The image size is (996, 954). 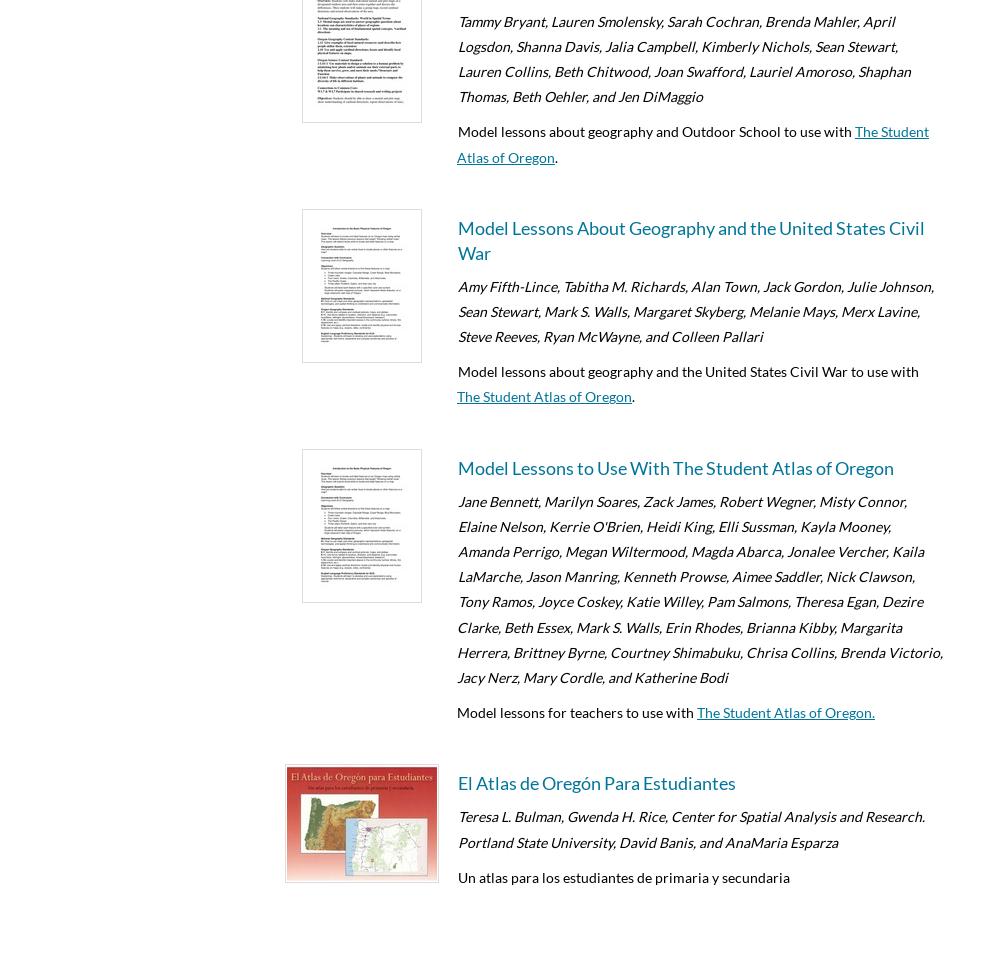 What do you see at coordinates (684, 57) in the screenshot?
I see `'Tammy Bryant, Lauren Smolensky, Sarah Cochran, Brenda Mahler, April Logsdon, Shanna Davis, Jalia Campbell, Kimberly Nichols, Sean Stewart, Lauren Collins, Beth Chitwood, Joan Swafford, Lauriel Amoroso, Shaphan Thomas, Beth Oehler, and Jen DiMaggio'` at bounding box center [684, 57].